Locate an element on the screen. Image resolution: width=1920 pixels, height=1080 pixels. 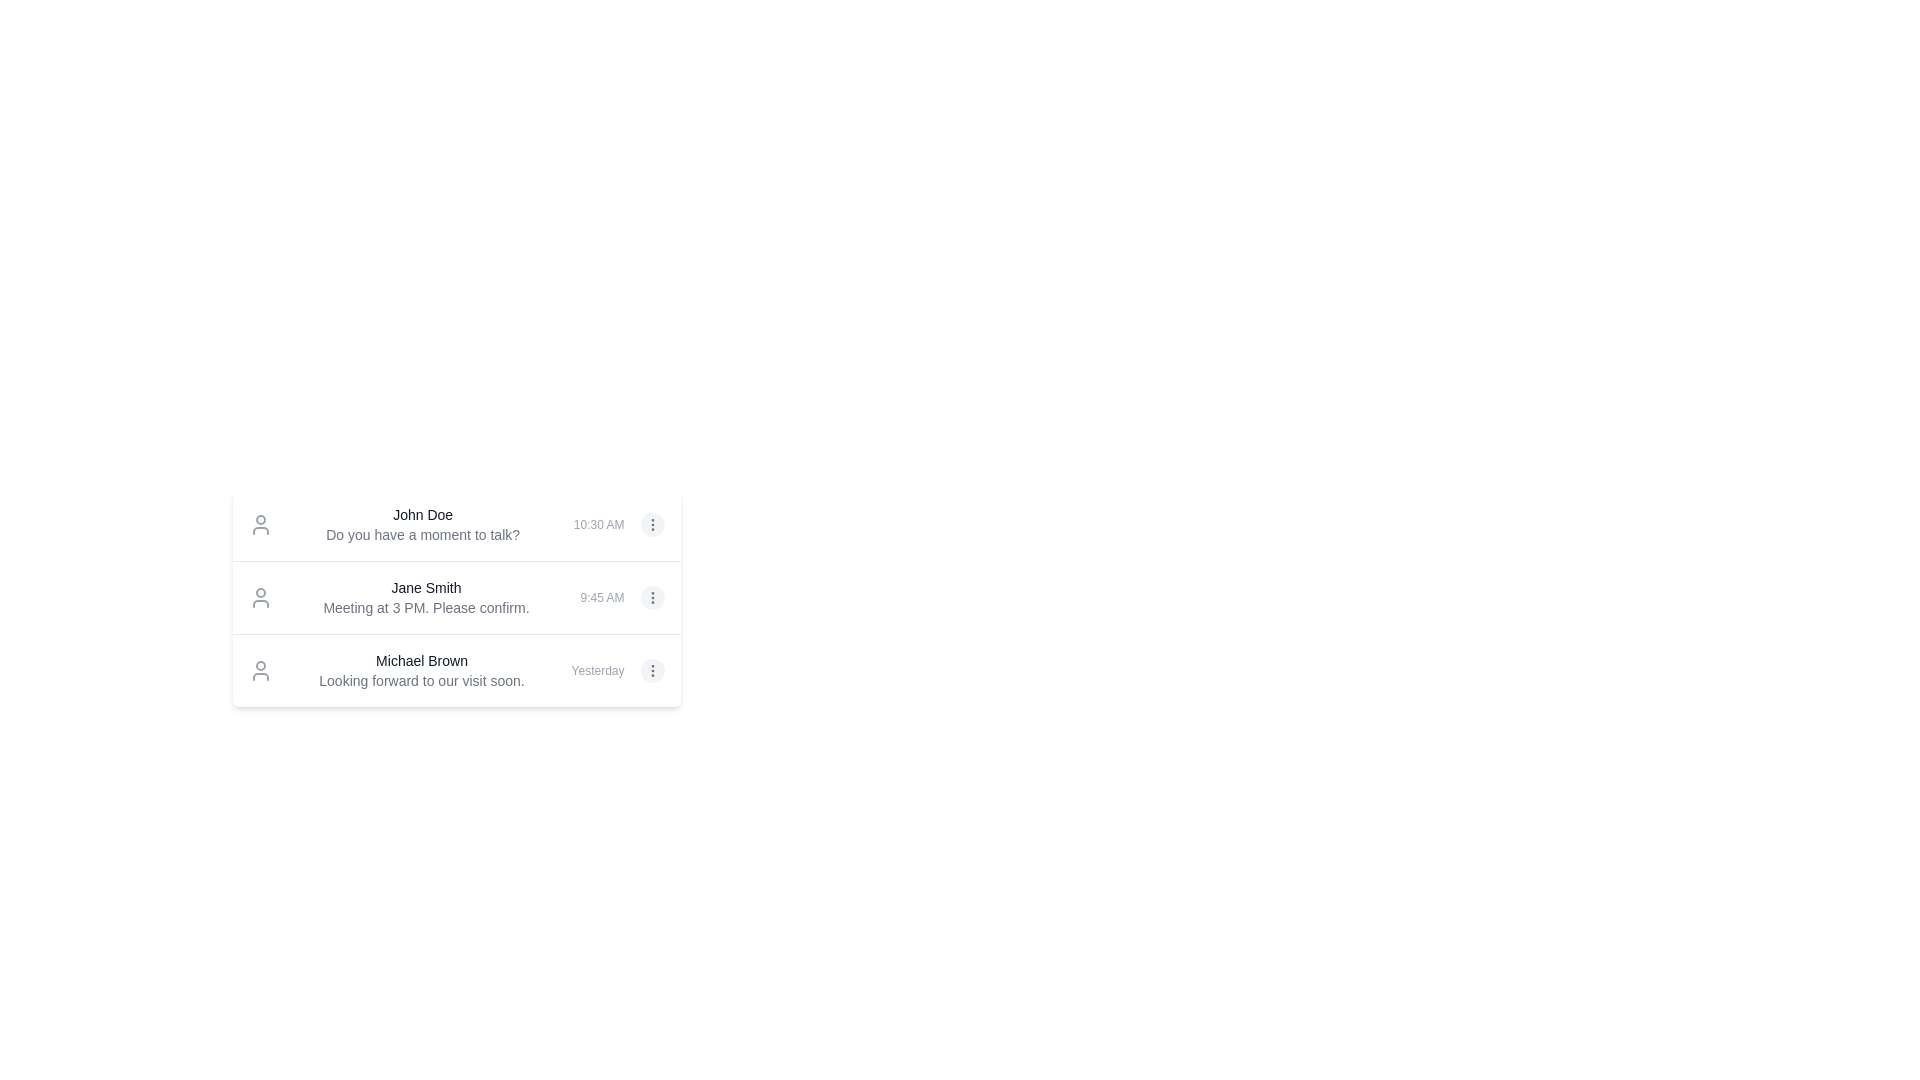
displayed text label located below the name 'John Doe' in the messaging interface, which serves as a preview of the message associated with him is located at coordinates (422, 534).